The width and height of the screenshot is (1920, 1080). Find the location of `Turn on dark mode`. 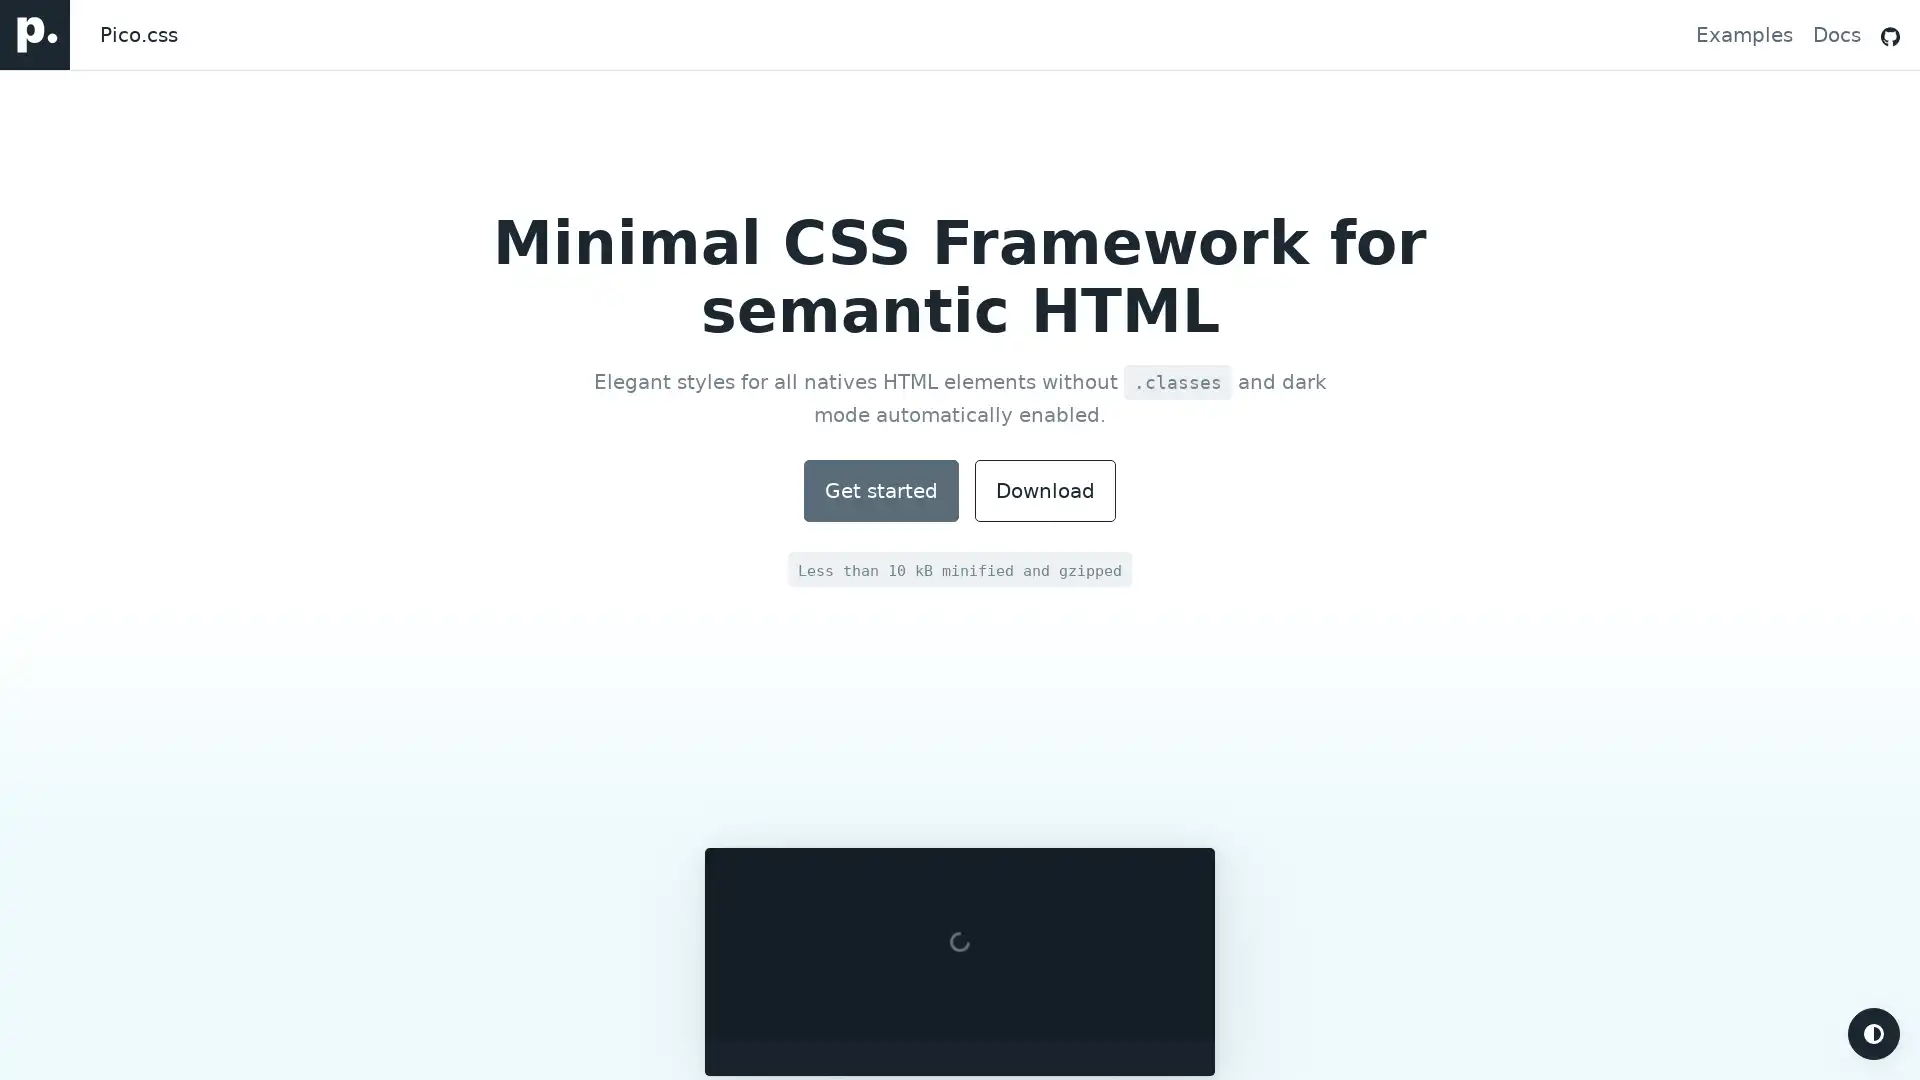

Turn on dark mode is located at coordinates (1872, 1033).